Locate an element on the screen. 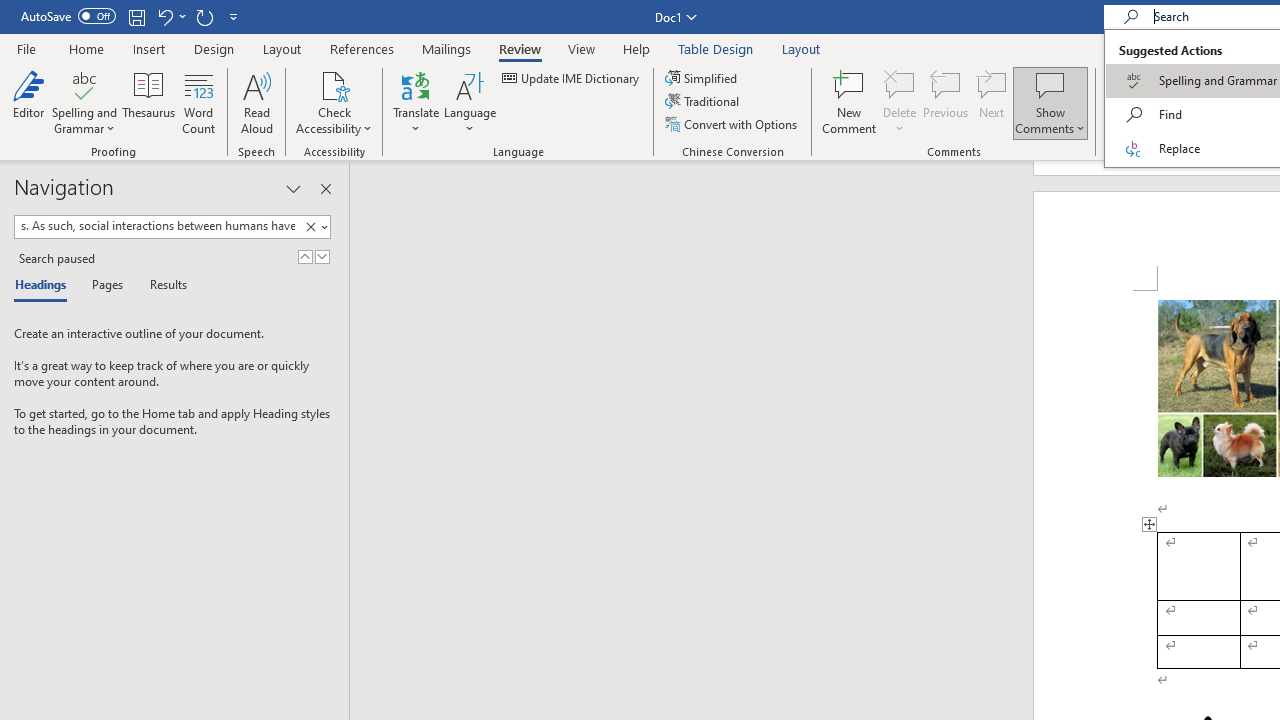 This screenshot has height=720, width=1280. 'Language' is located at coordinates (469, 103).